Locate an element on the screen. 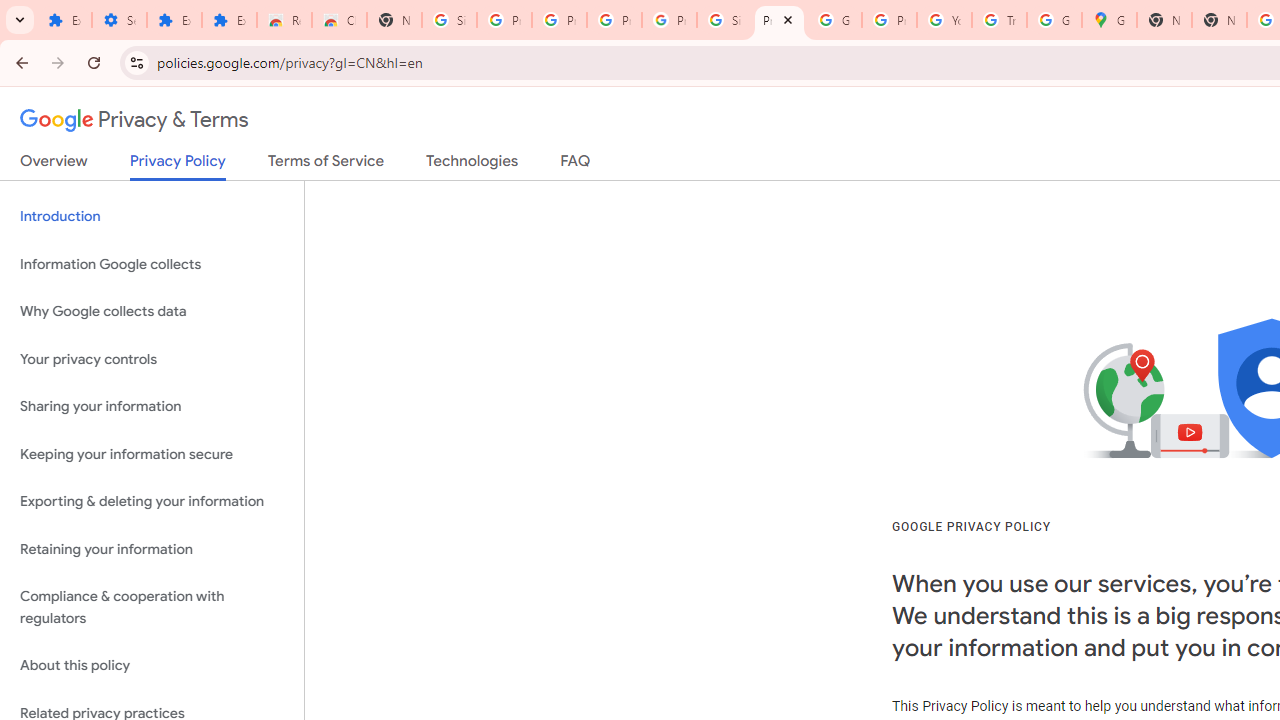  'Settings' is located at coordinates (118, 20).